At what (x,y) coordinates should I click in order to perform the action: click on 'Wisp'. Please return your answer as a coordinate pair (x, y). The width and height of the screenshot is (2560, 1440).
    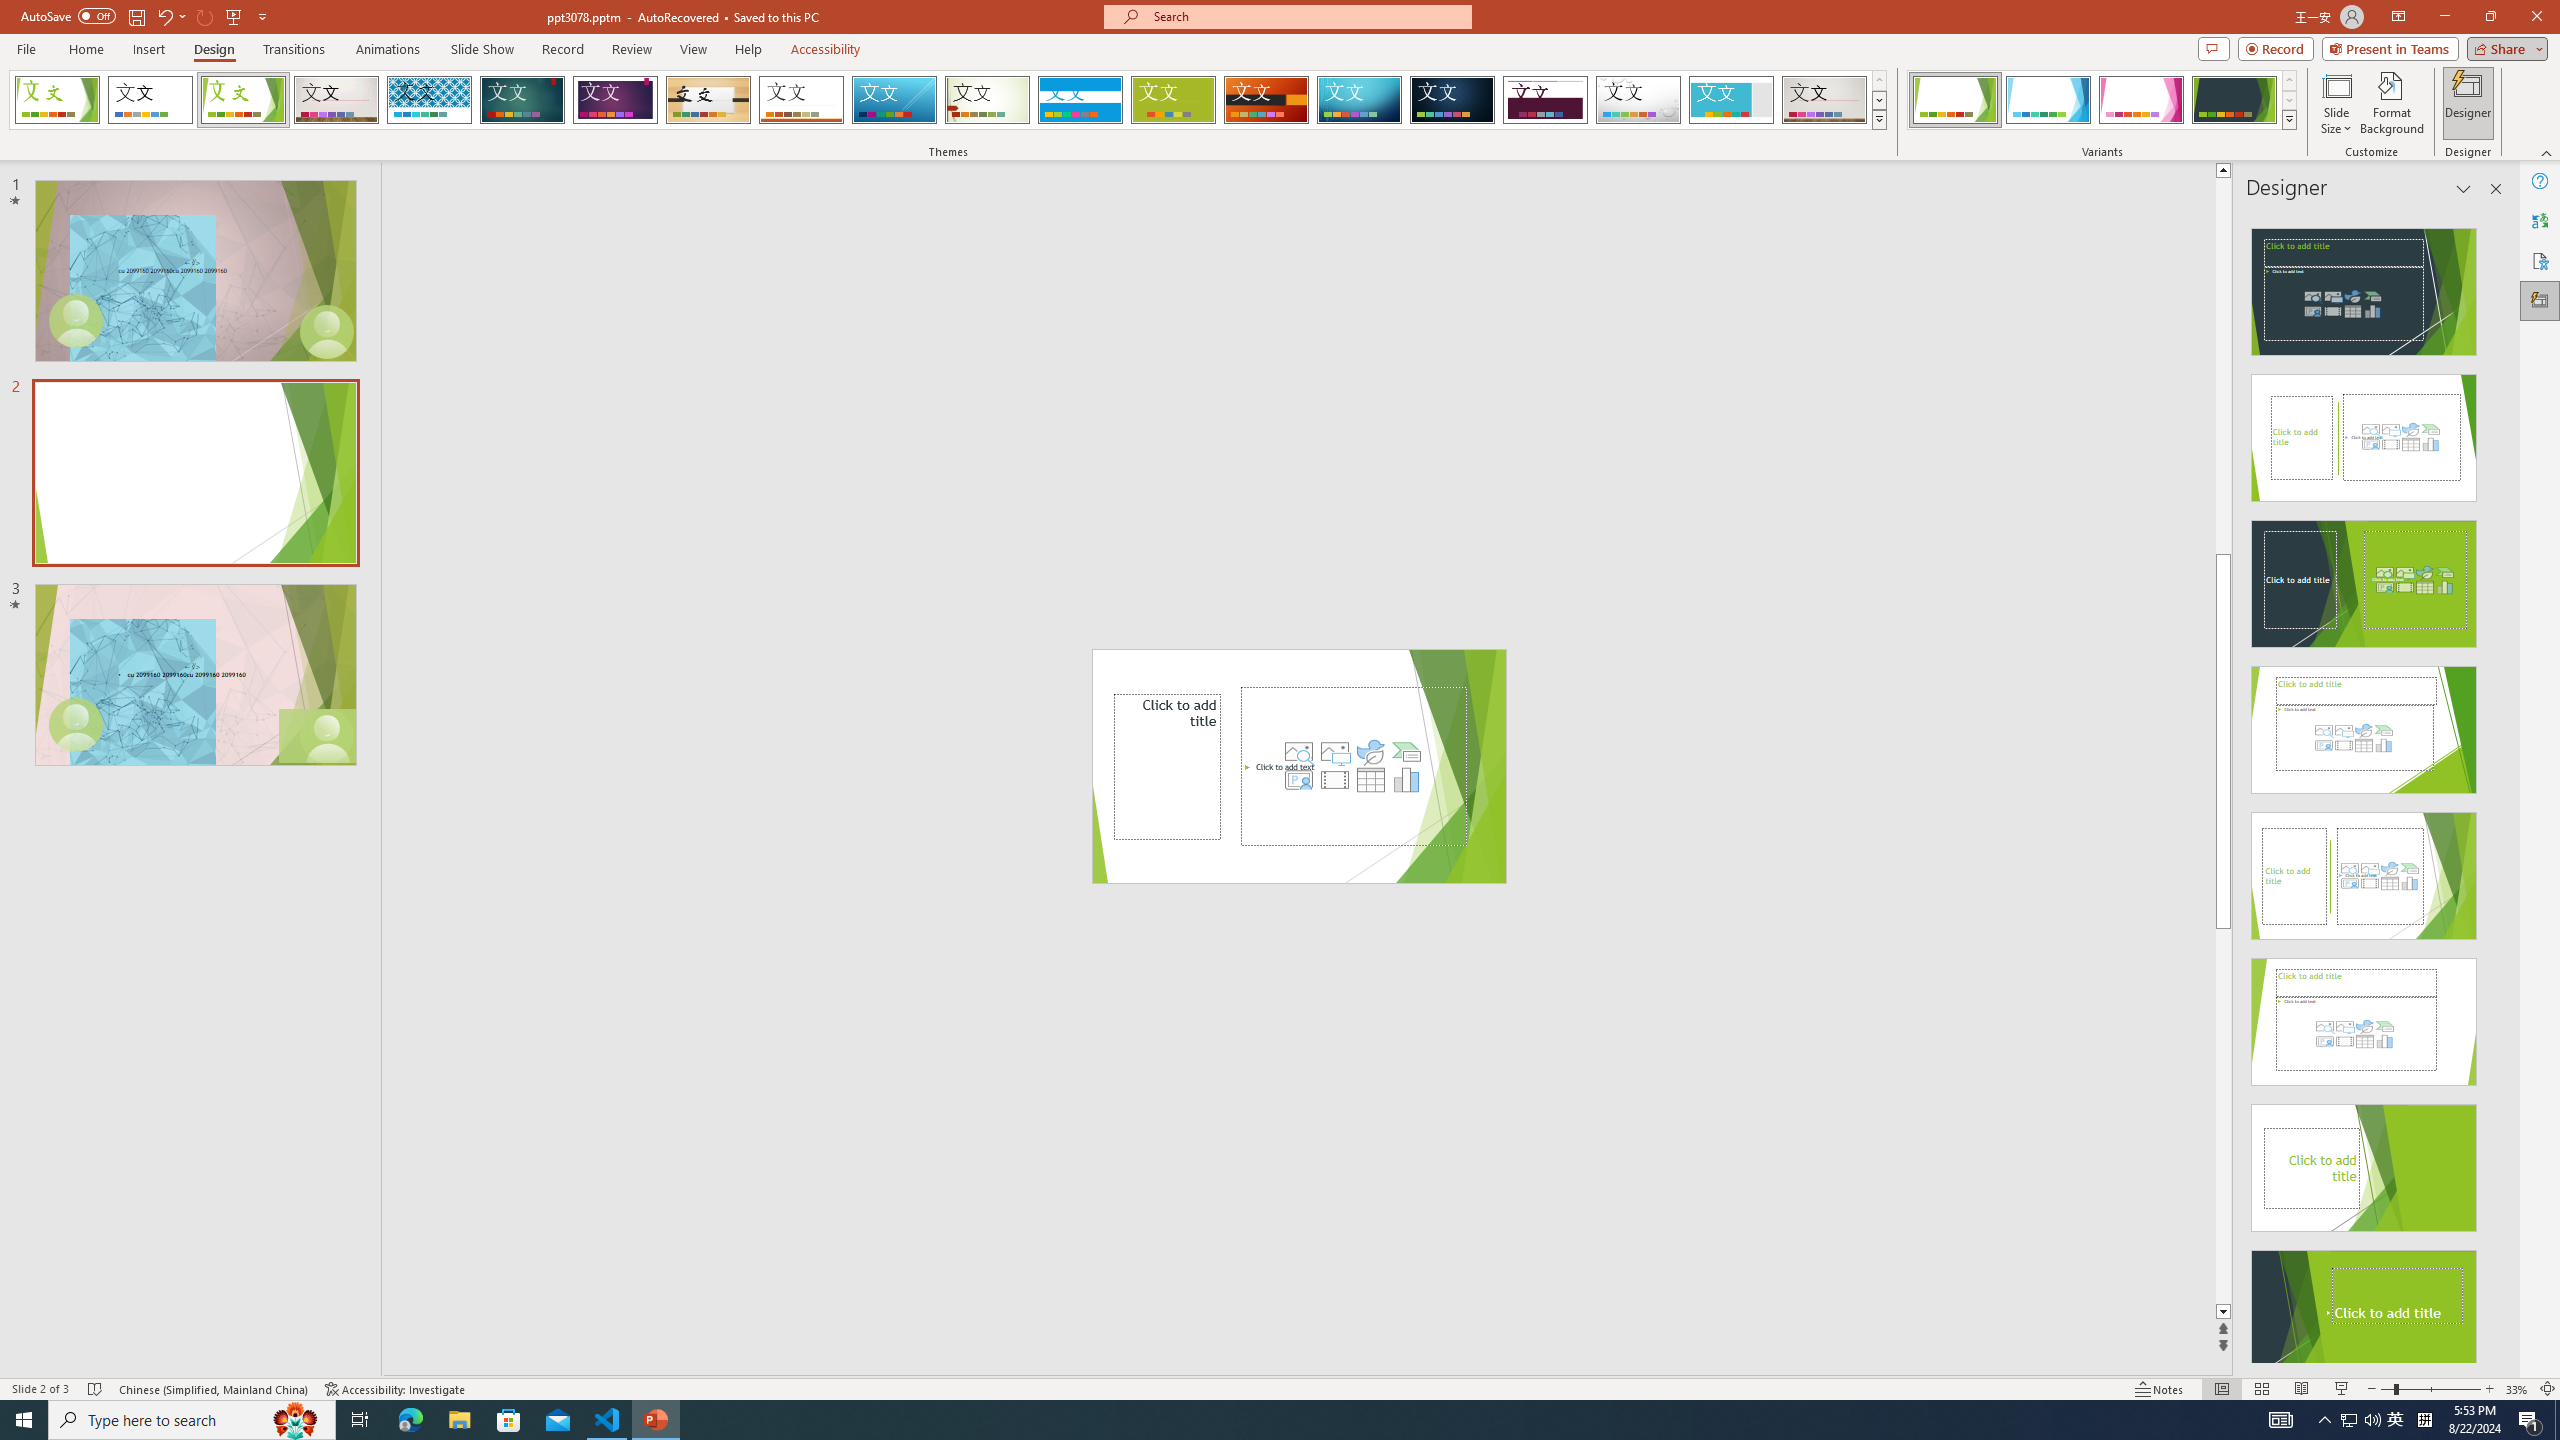
    Looking at the image, I should click on (987, 99).